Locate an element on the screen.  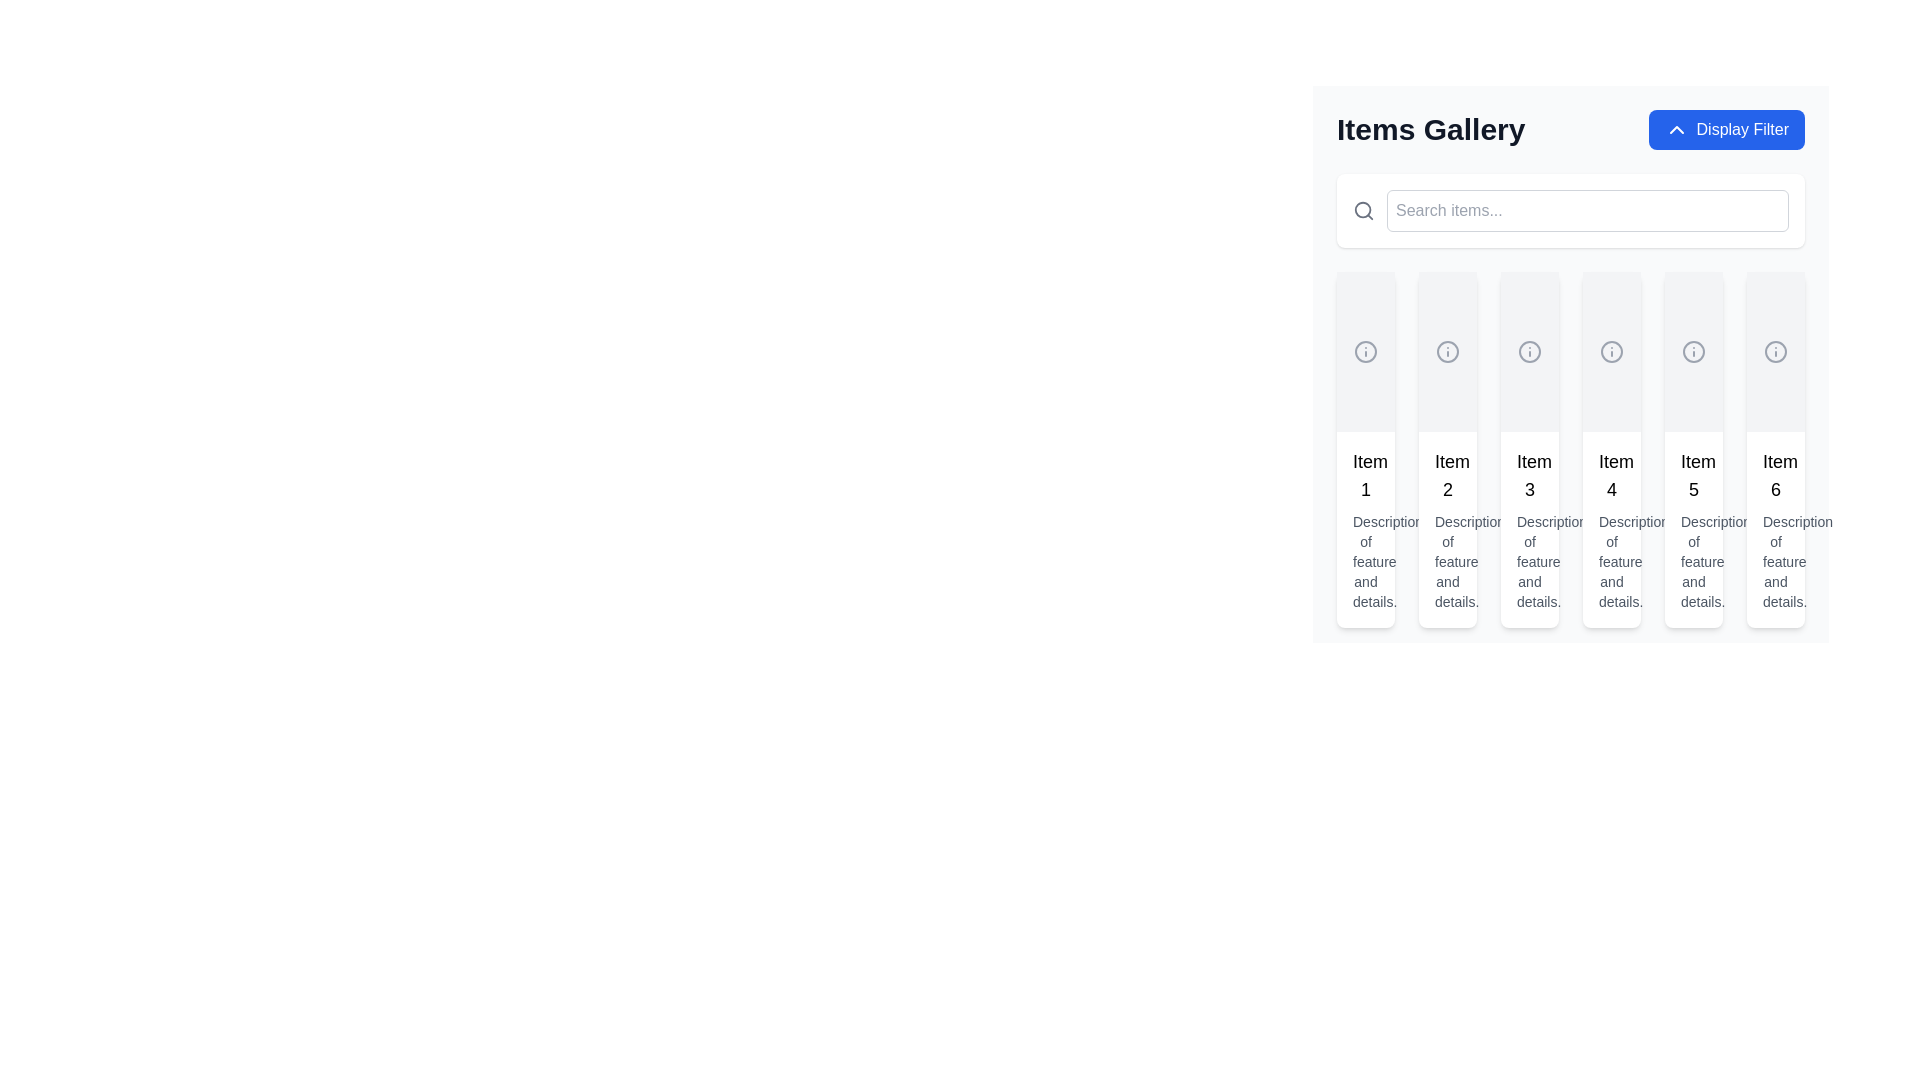
the Card component labeled 'Item 6' with a gray circular icon at the top is located at coordinates (1776, 450).